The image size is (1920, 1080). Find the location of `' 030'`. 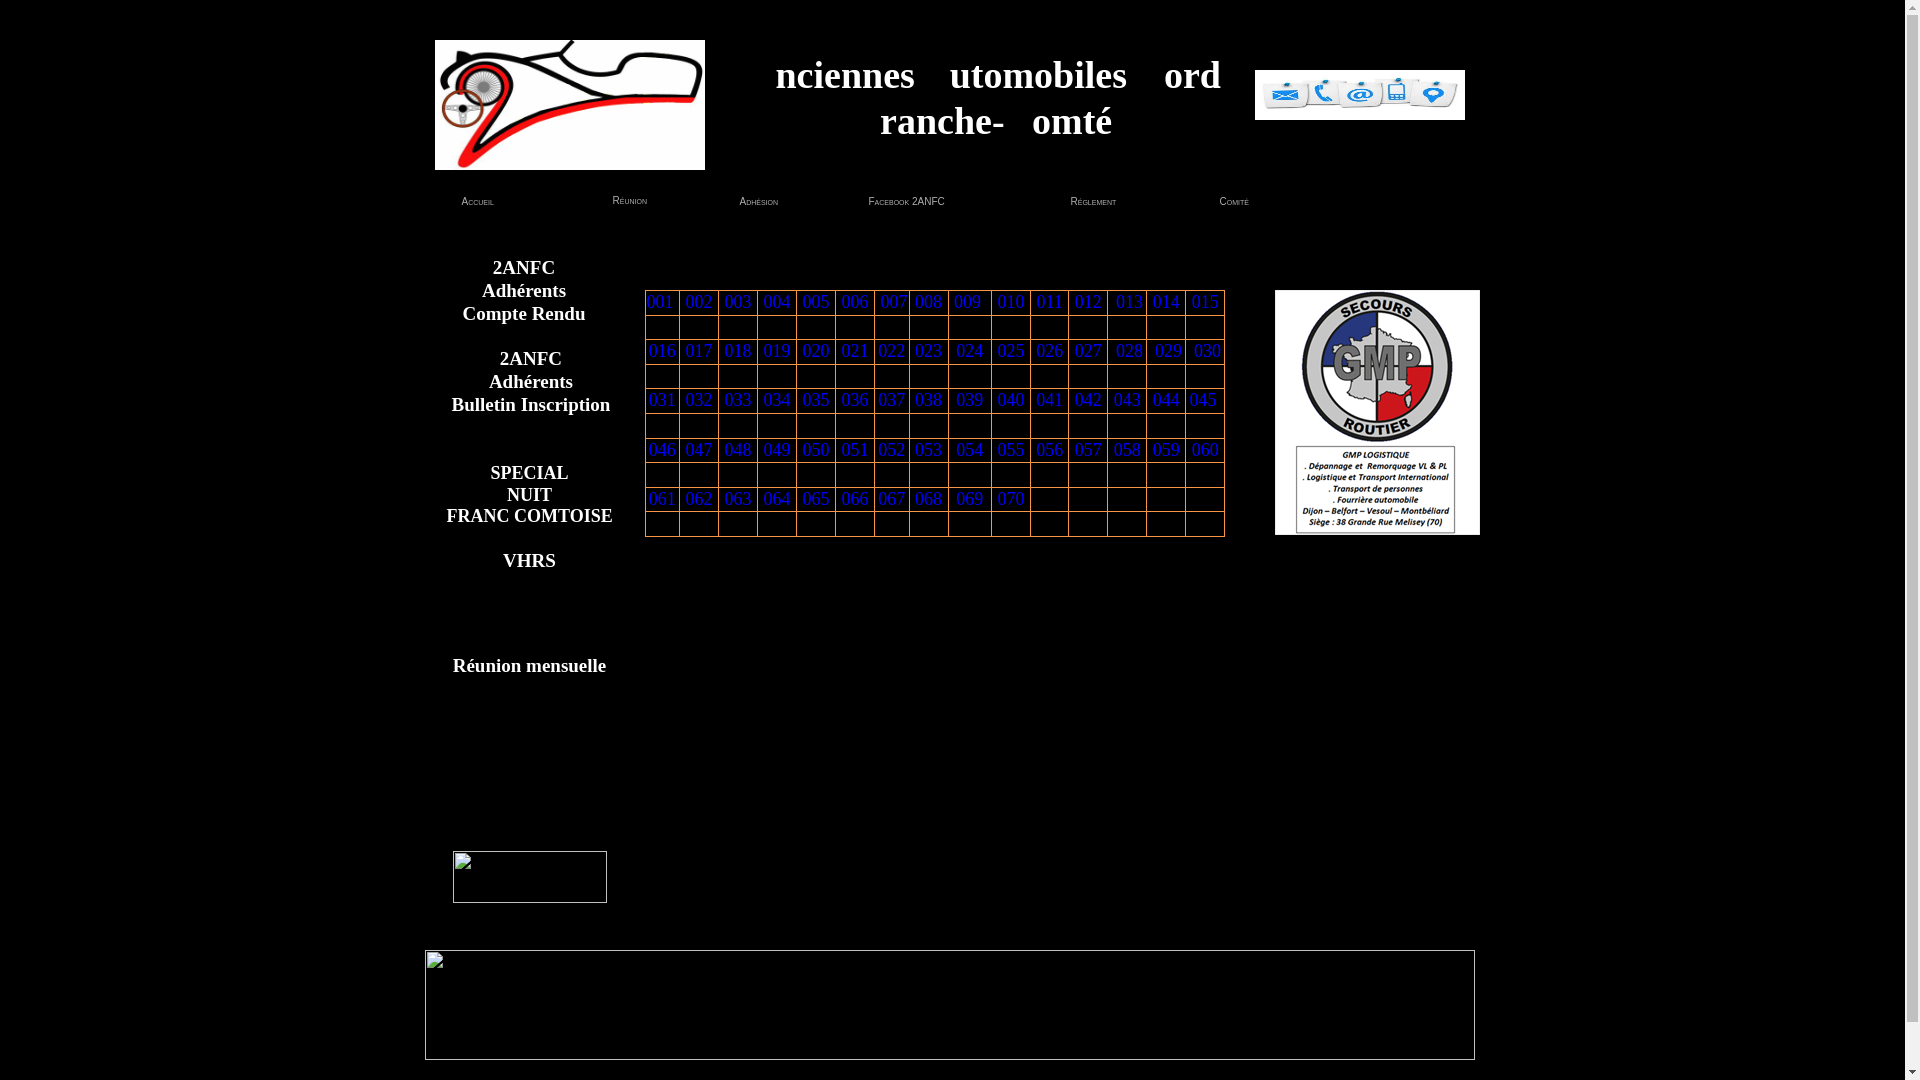

' 030' is located at coordinates (1204, 350).